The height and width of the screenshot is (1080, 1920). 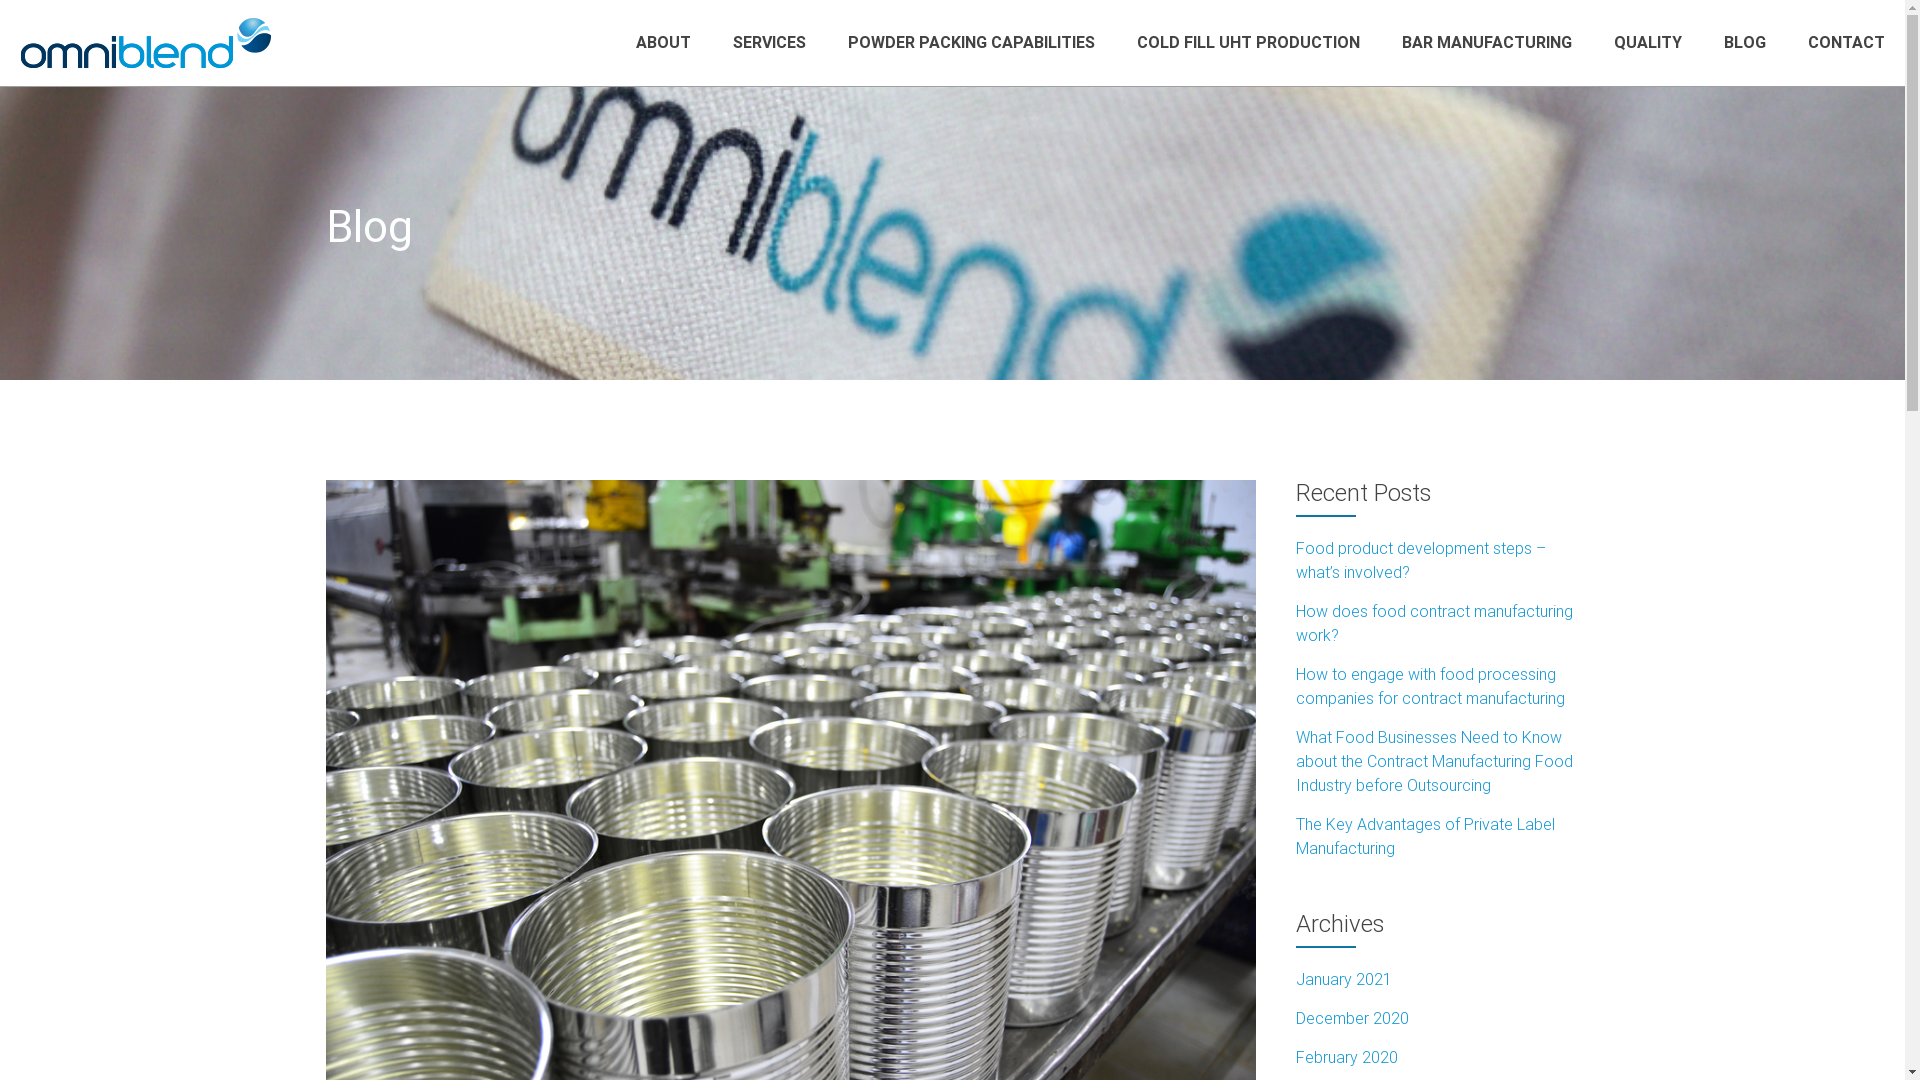 What do you see at coordinates (1347, 1056) in the screenshot?
I see `'February 2020'` at bounding box center [1347, 1056].